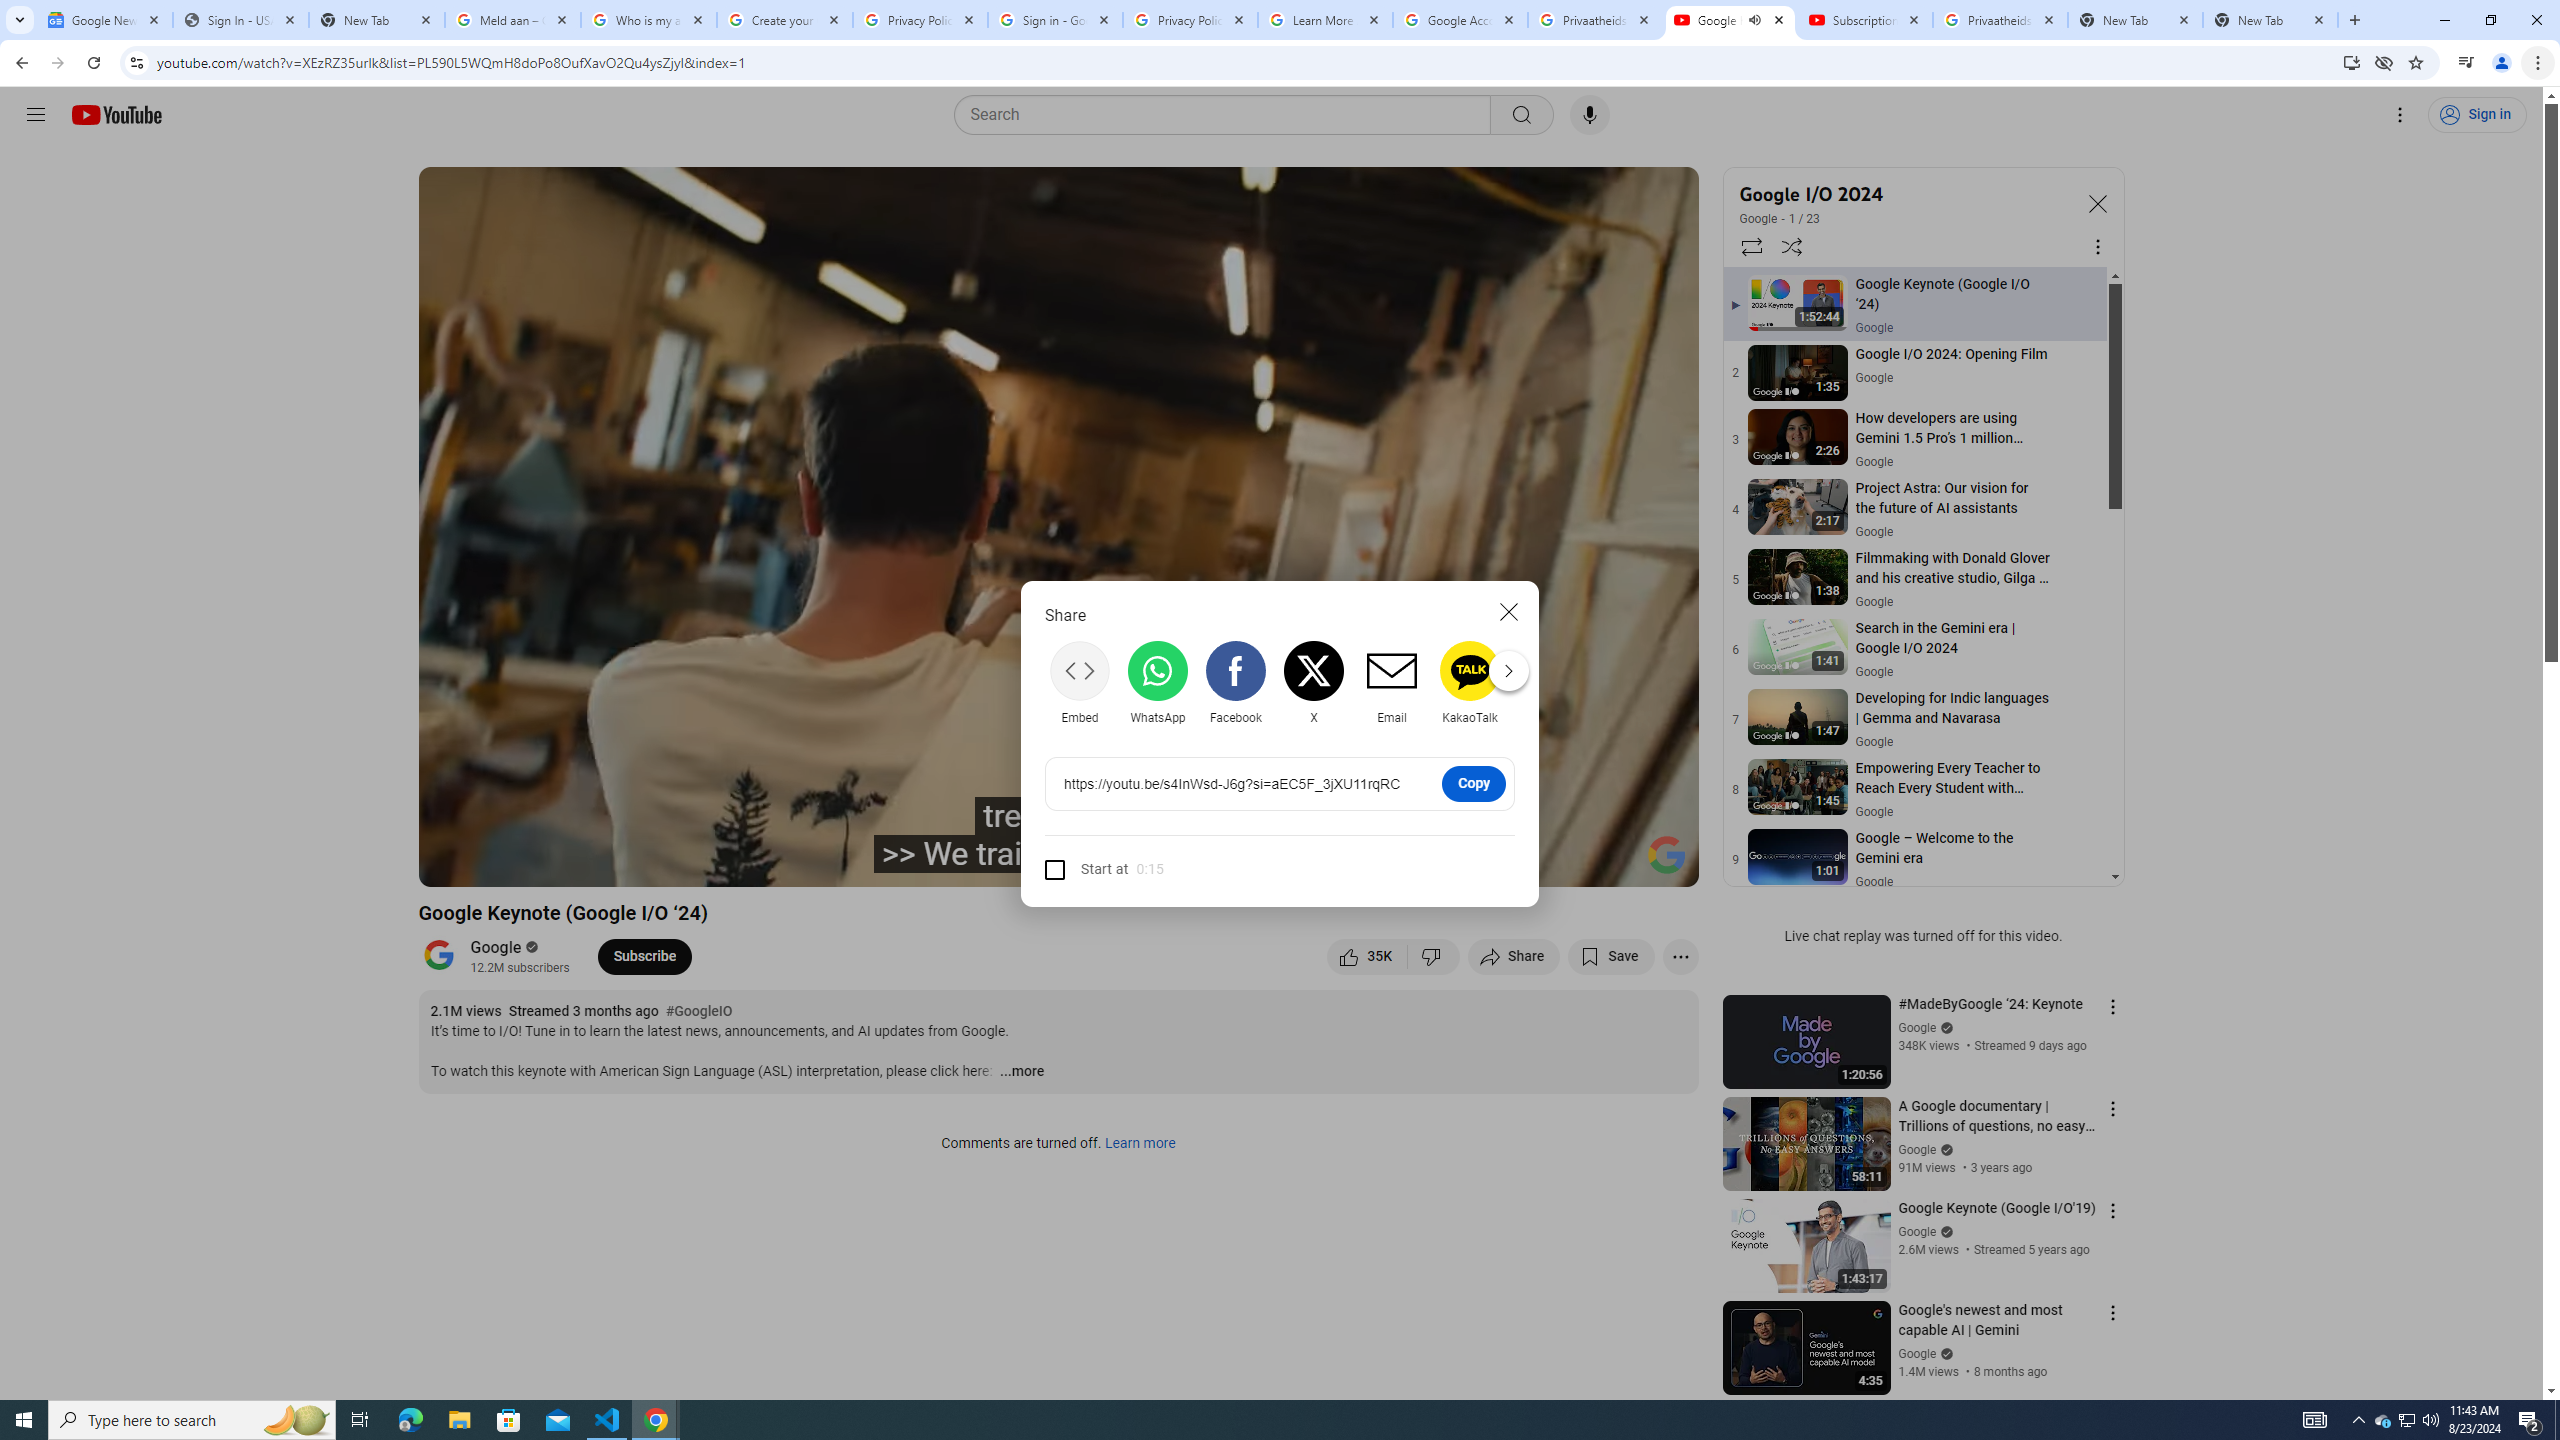 The width and height of the screenshot is (2560, 1440). Describe the element at coordinates (1614, 862) in the screenshot. I see `'Theater mode (t)'` at that location.